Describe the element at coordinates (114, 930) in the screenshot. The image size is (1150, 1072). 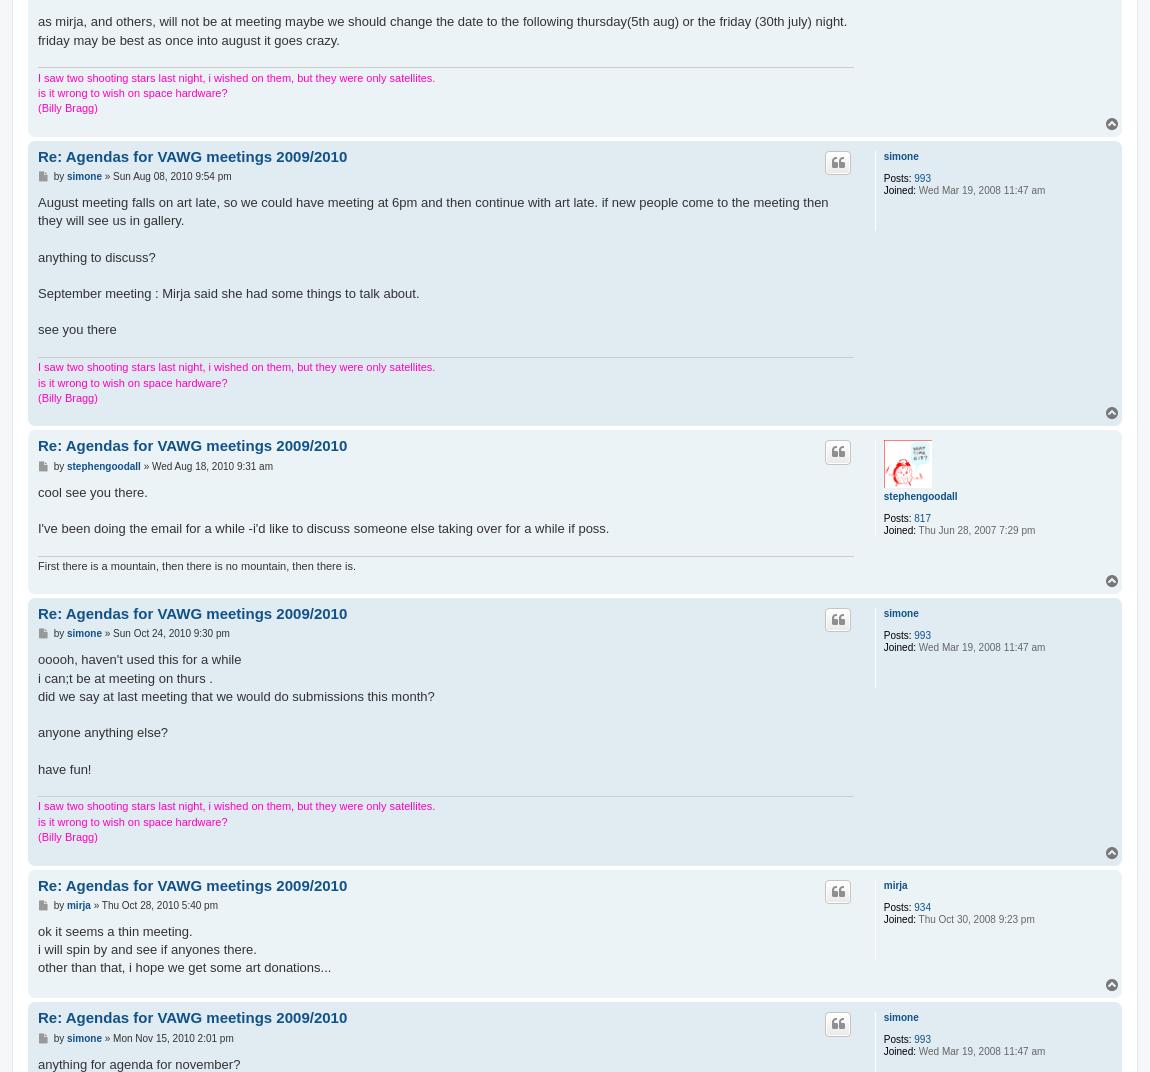
I see `'ok it seems a thin meeting.'` at that location.